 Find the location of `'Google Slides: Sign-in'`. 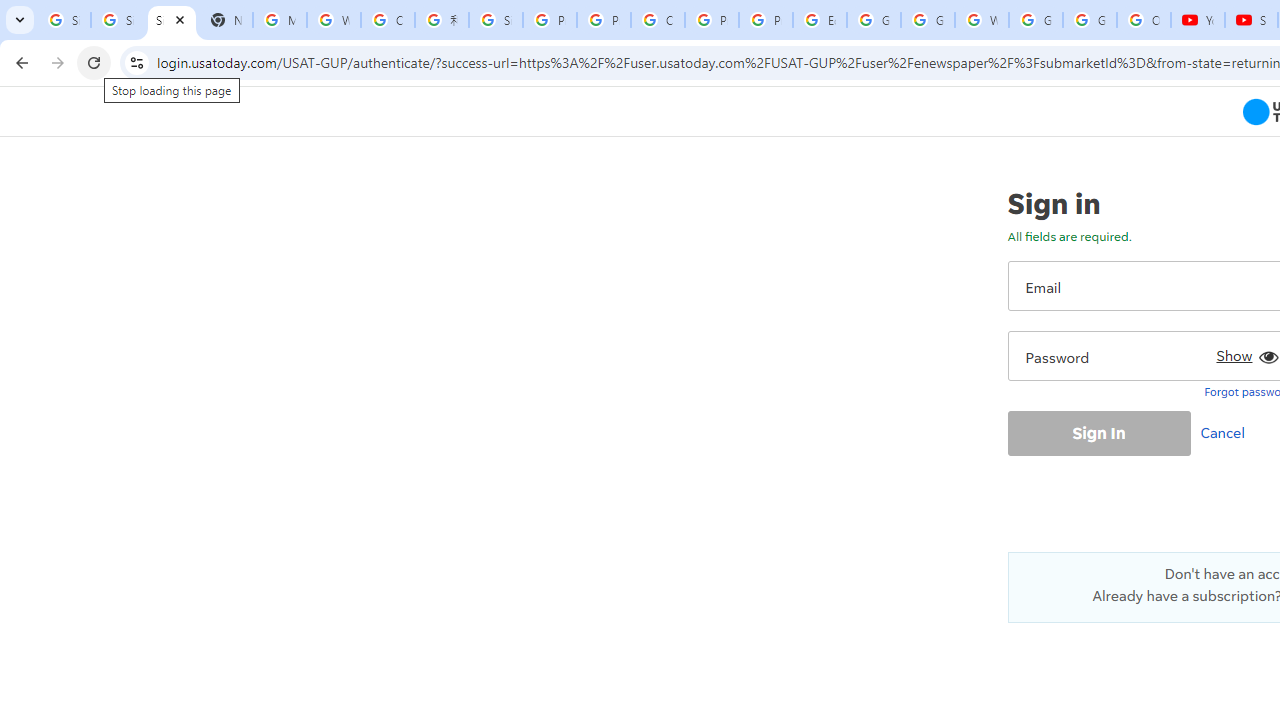

'Google Slides: Sign-in' is located at coordinates (874, 20).